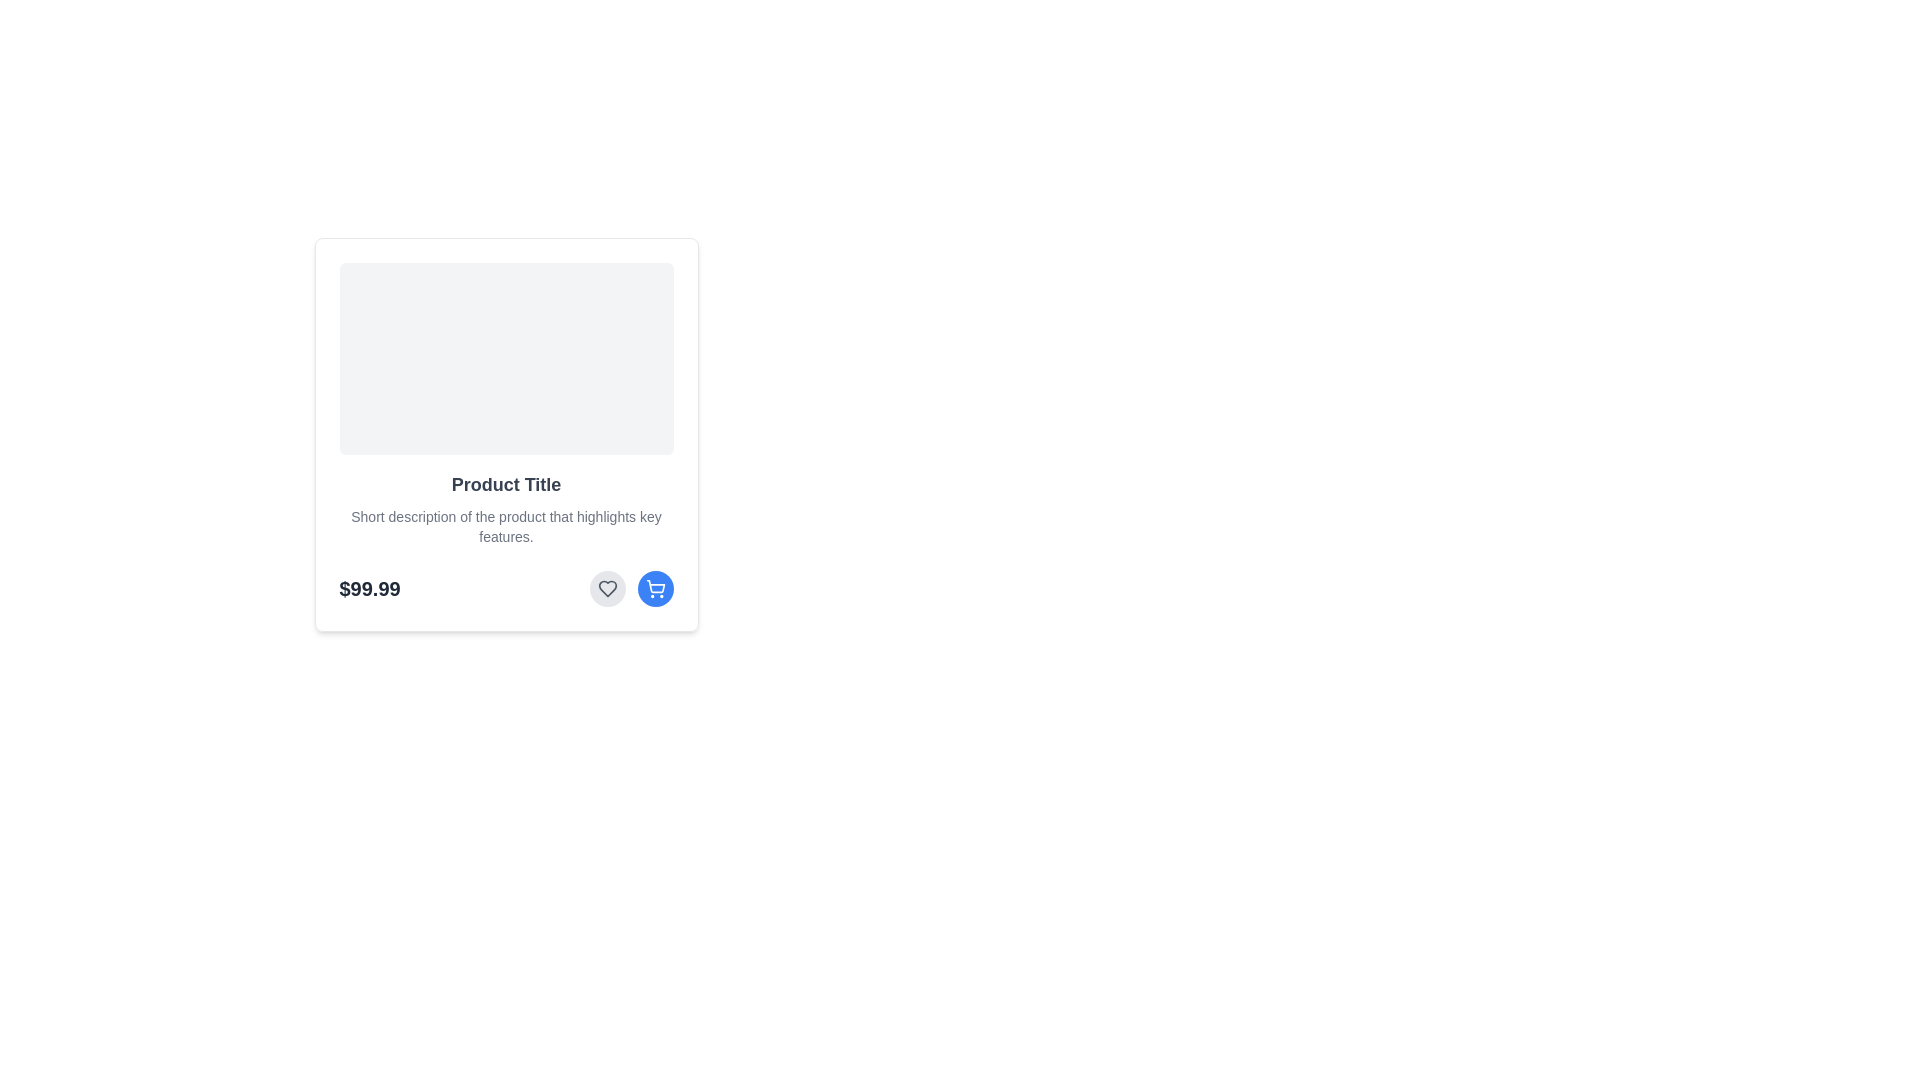 The image size is (1920, 1080). I want to click on the dual-button group containing the heart and cart icons, so click(630, 588).